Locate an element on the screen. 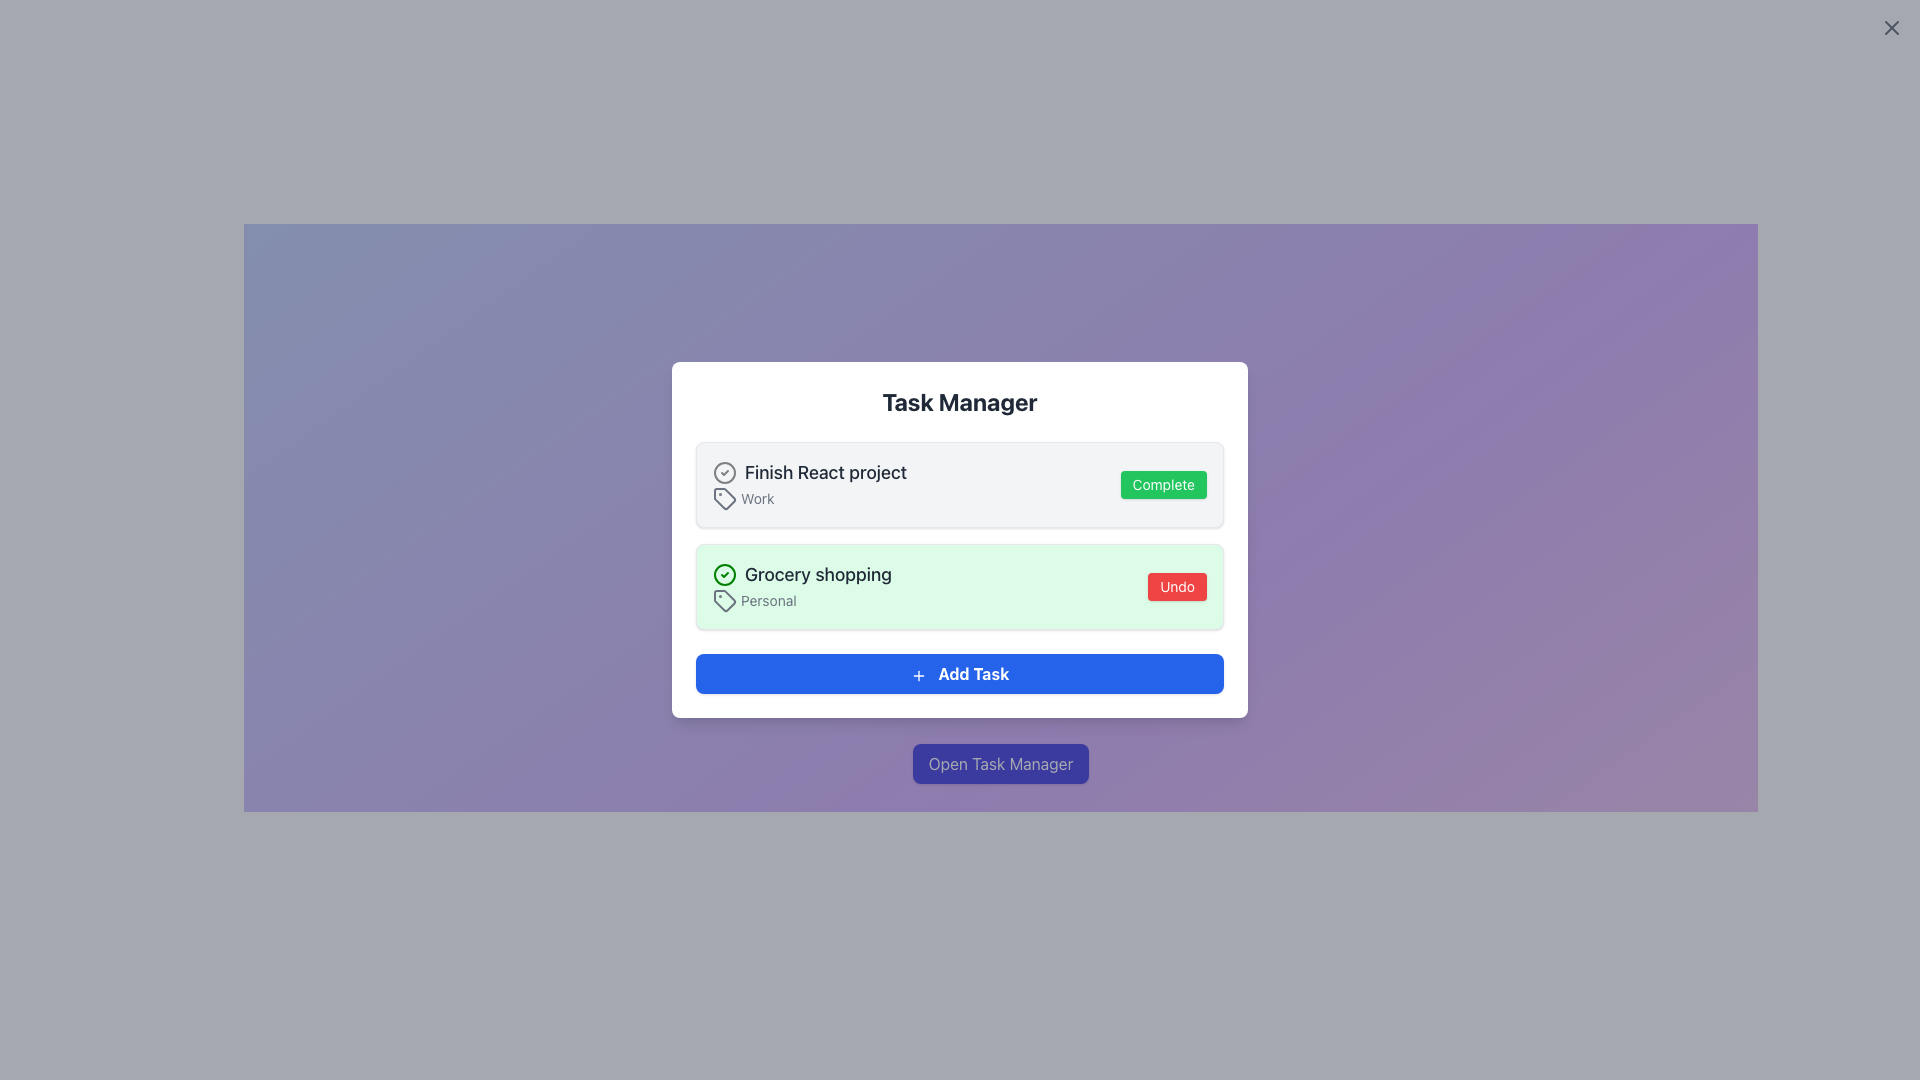  text displayed in the label that shows 'Grocery shopping Personal', which is located within a green-highlighted box in the Task Manager section is located at coordinates (802, 585).